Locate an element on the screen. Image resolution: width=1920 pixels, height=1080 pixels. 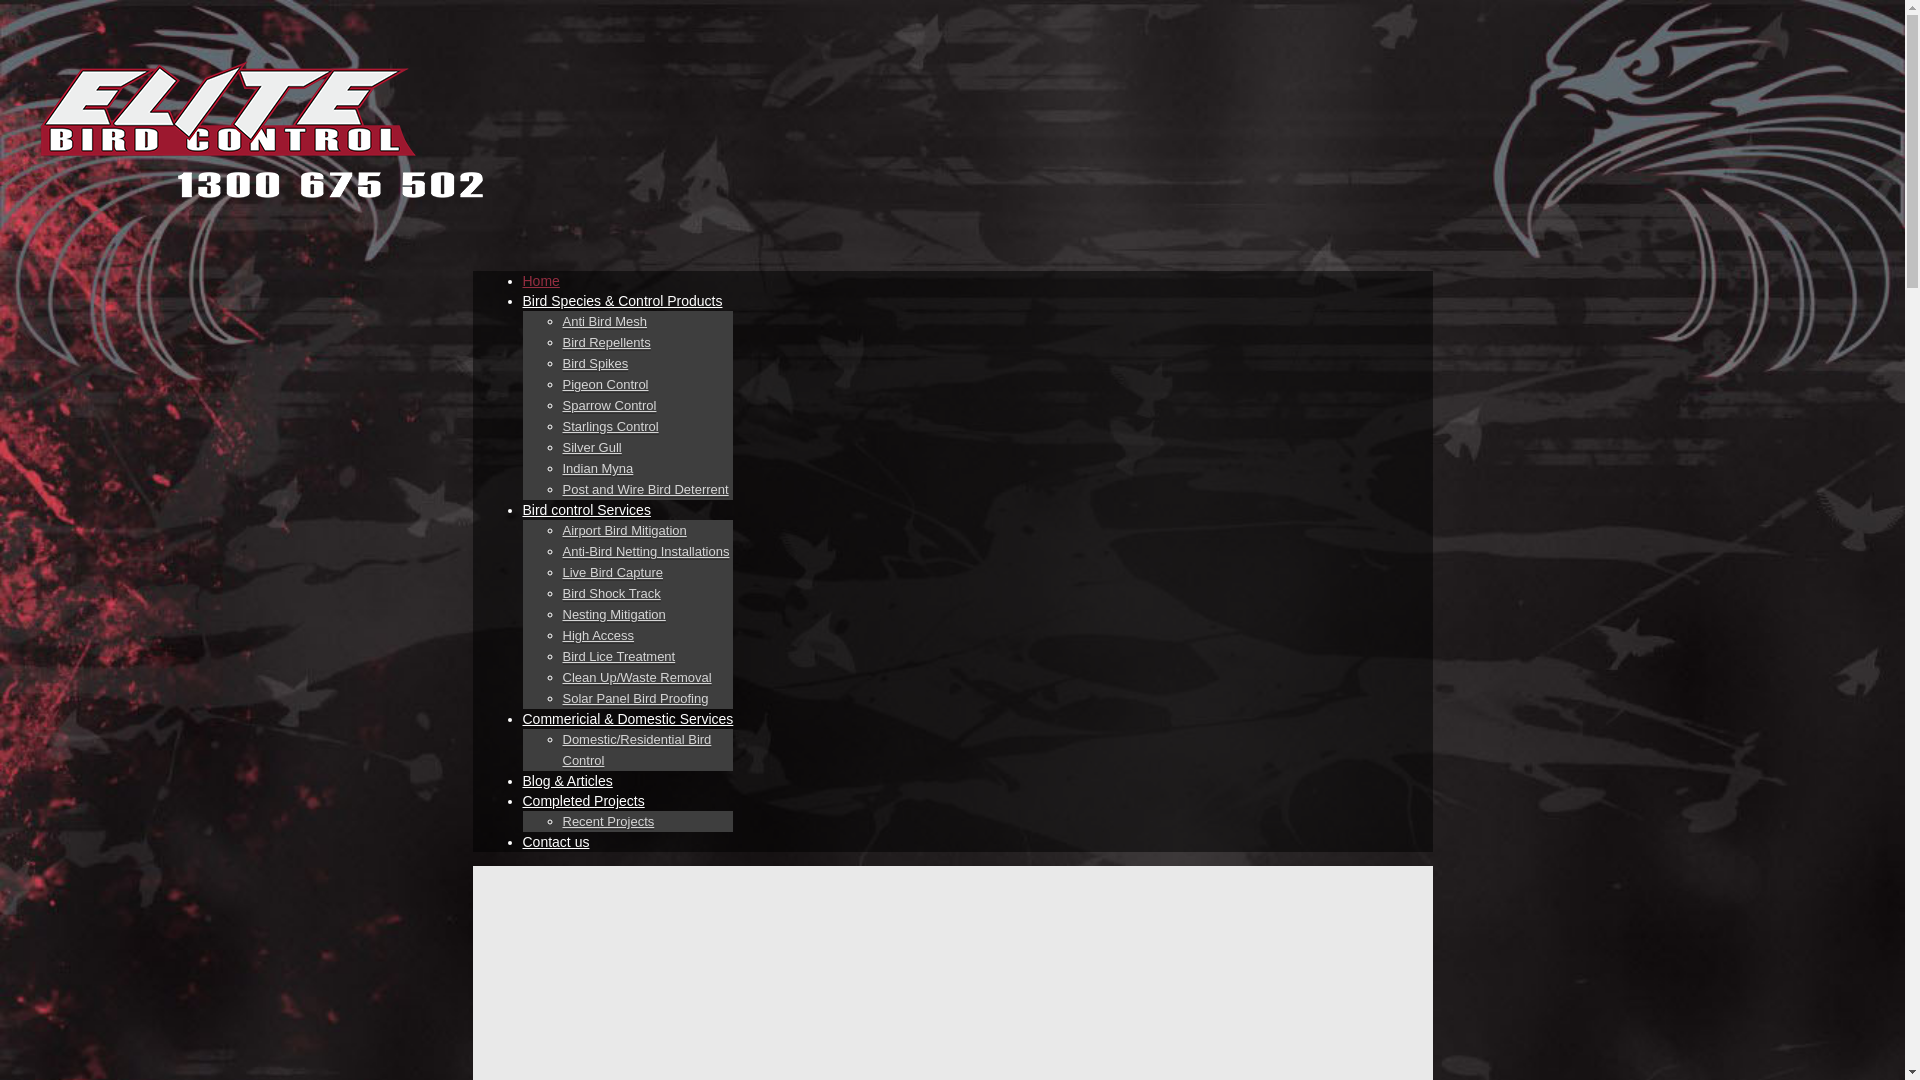
'Bird control Services' is located at coordinates (584, 508).